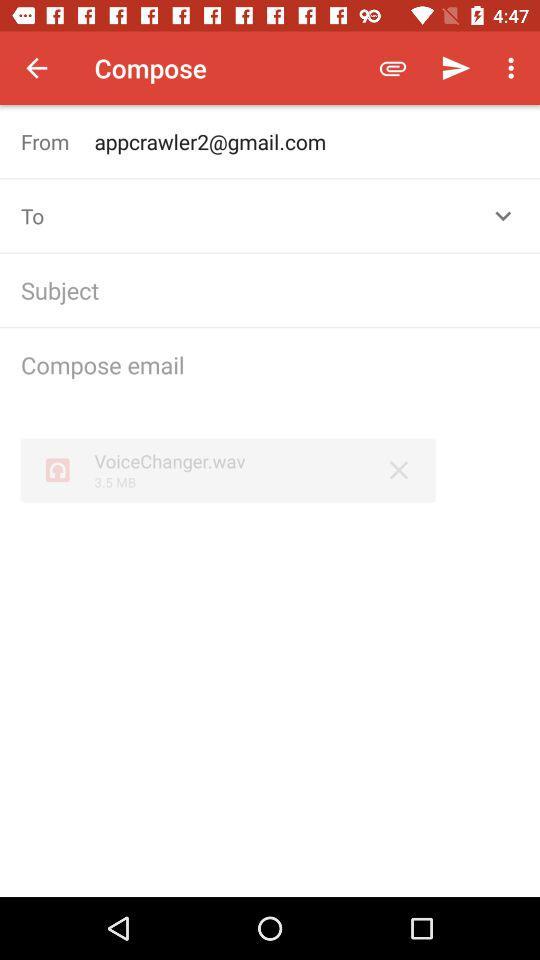  Describe the element at coordinates (57, 140) in the screenshot. I see `from item` at that location.